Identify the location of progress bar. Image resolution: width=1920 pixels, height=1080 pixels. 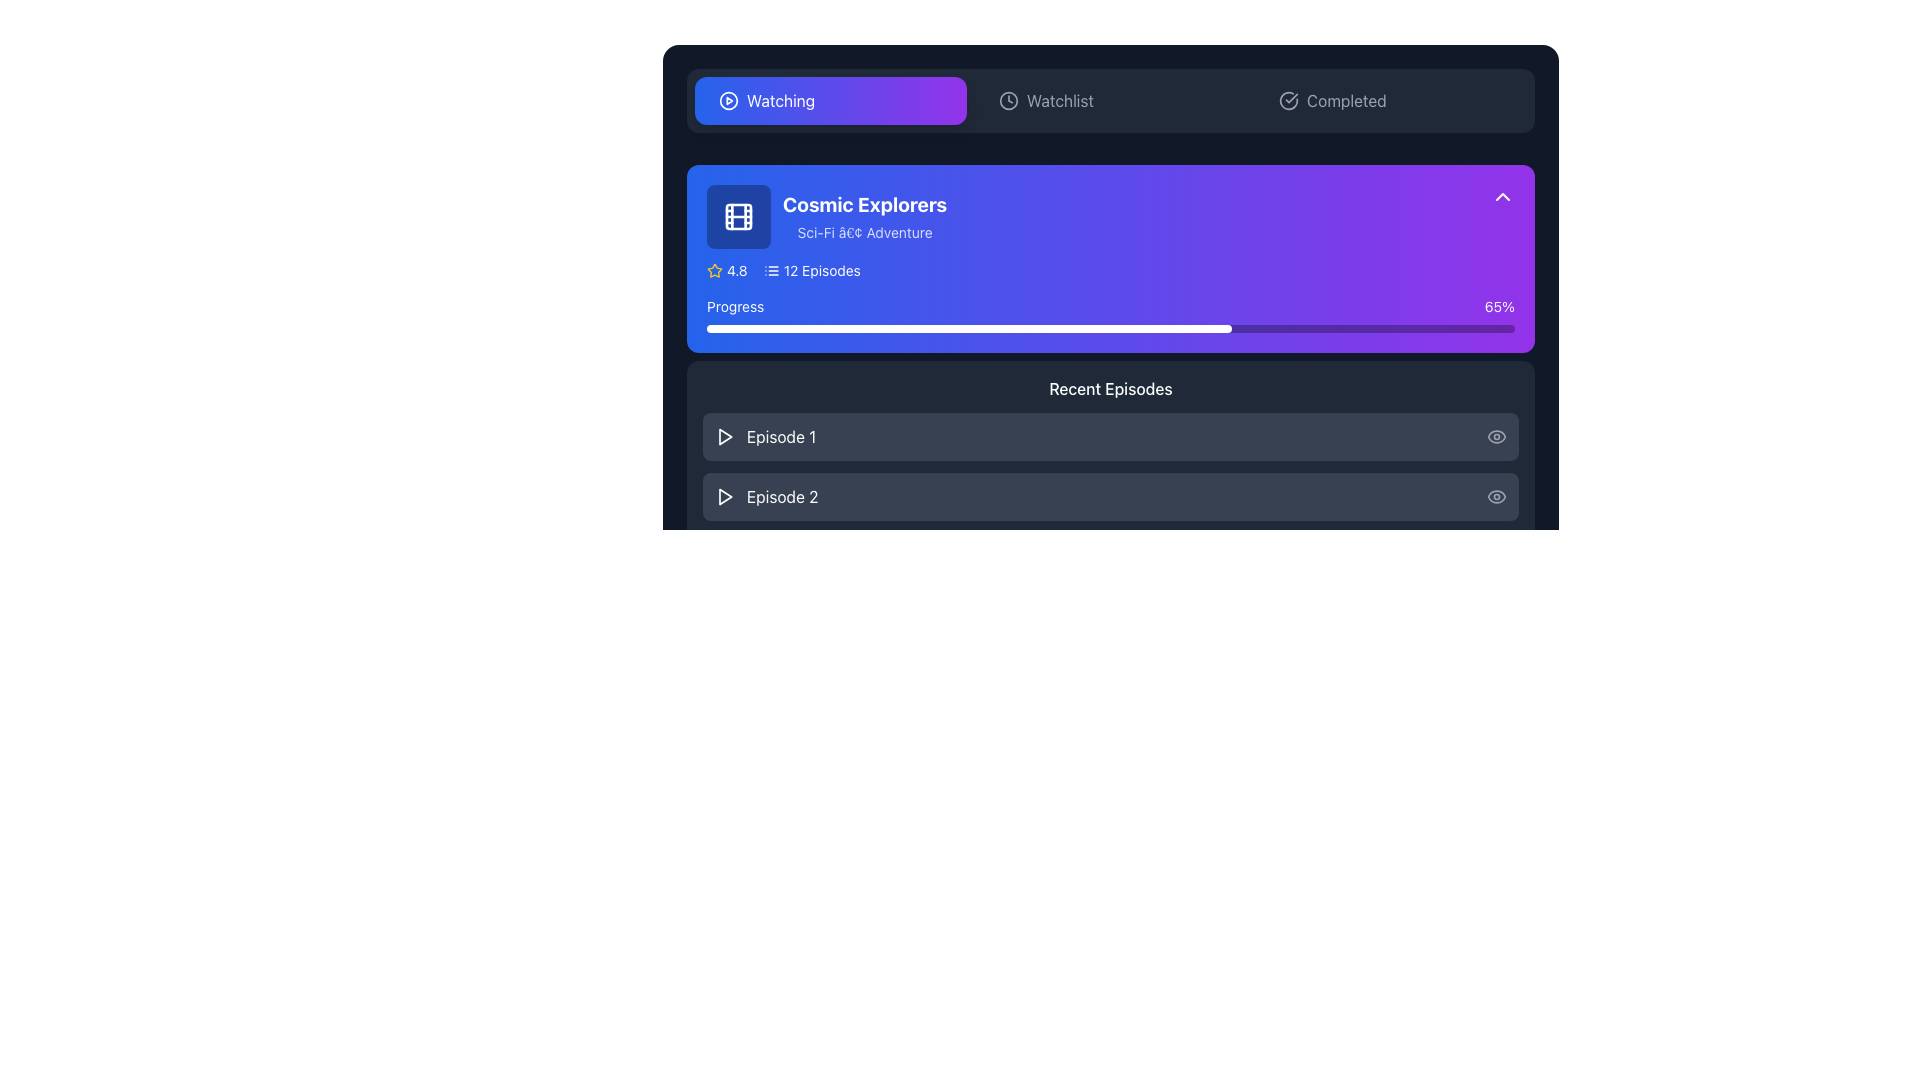
(1280, 327).